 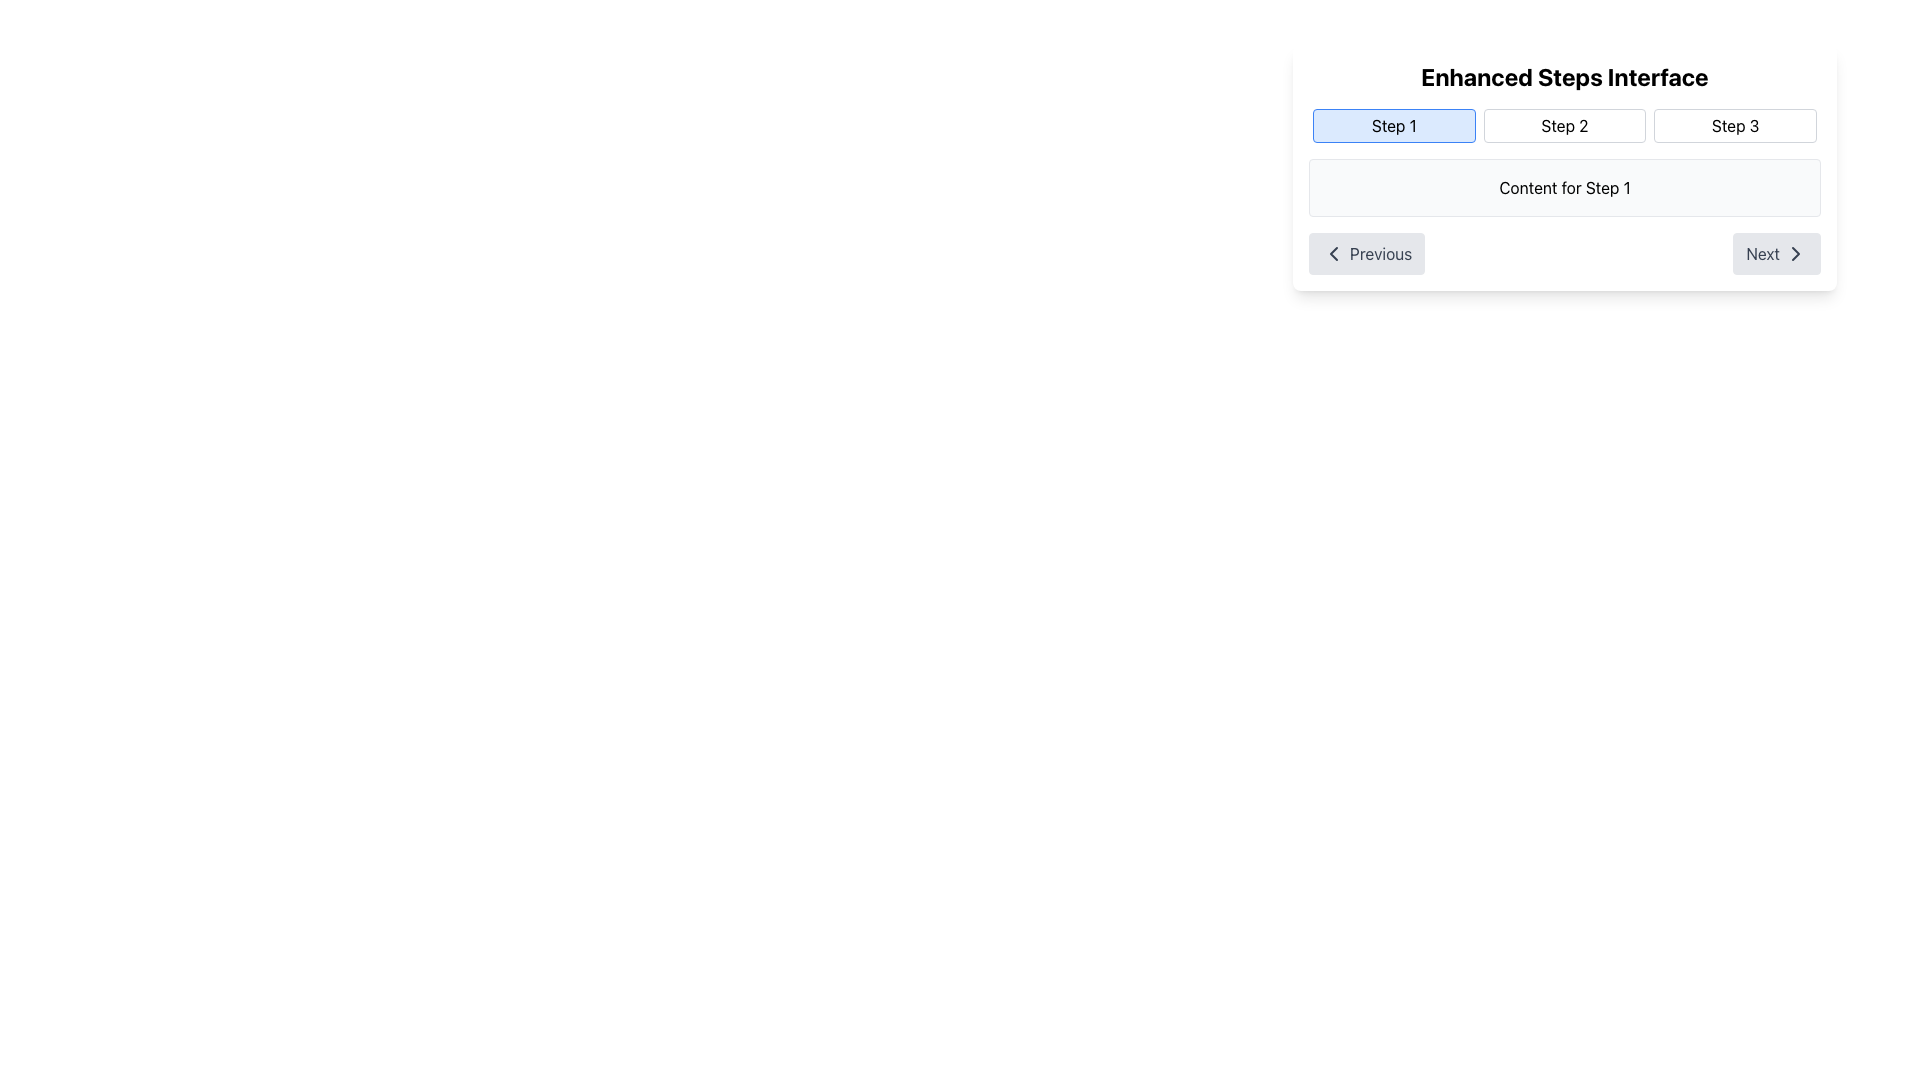 What do you see at coordinates (1563, 126) in the screenshot?
I see `the second step indicator button labeled 'Step 2'` at bounding box center [1563, 126].